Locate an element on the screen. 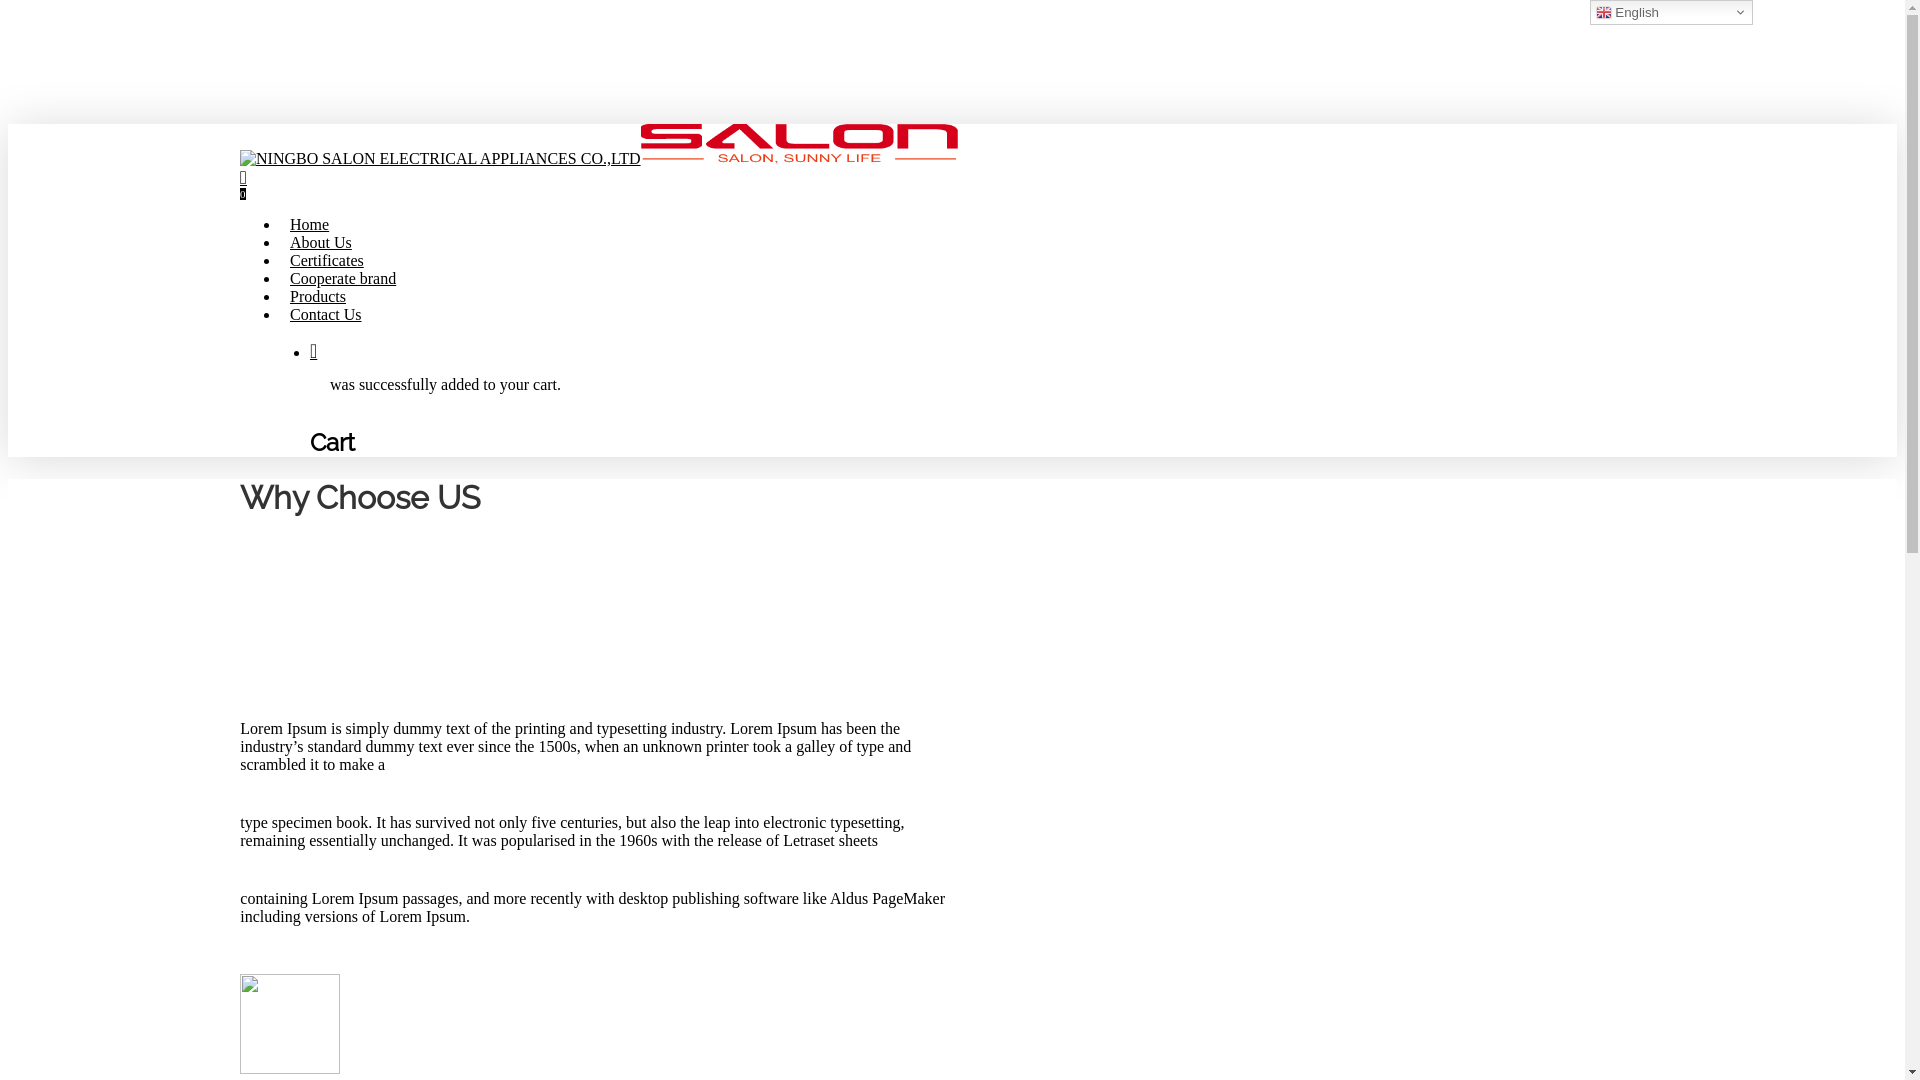 This screenshot has height=1080, width=1920. 'Cooperate brand' is located at coordinates (288, 278).